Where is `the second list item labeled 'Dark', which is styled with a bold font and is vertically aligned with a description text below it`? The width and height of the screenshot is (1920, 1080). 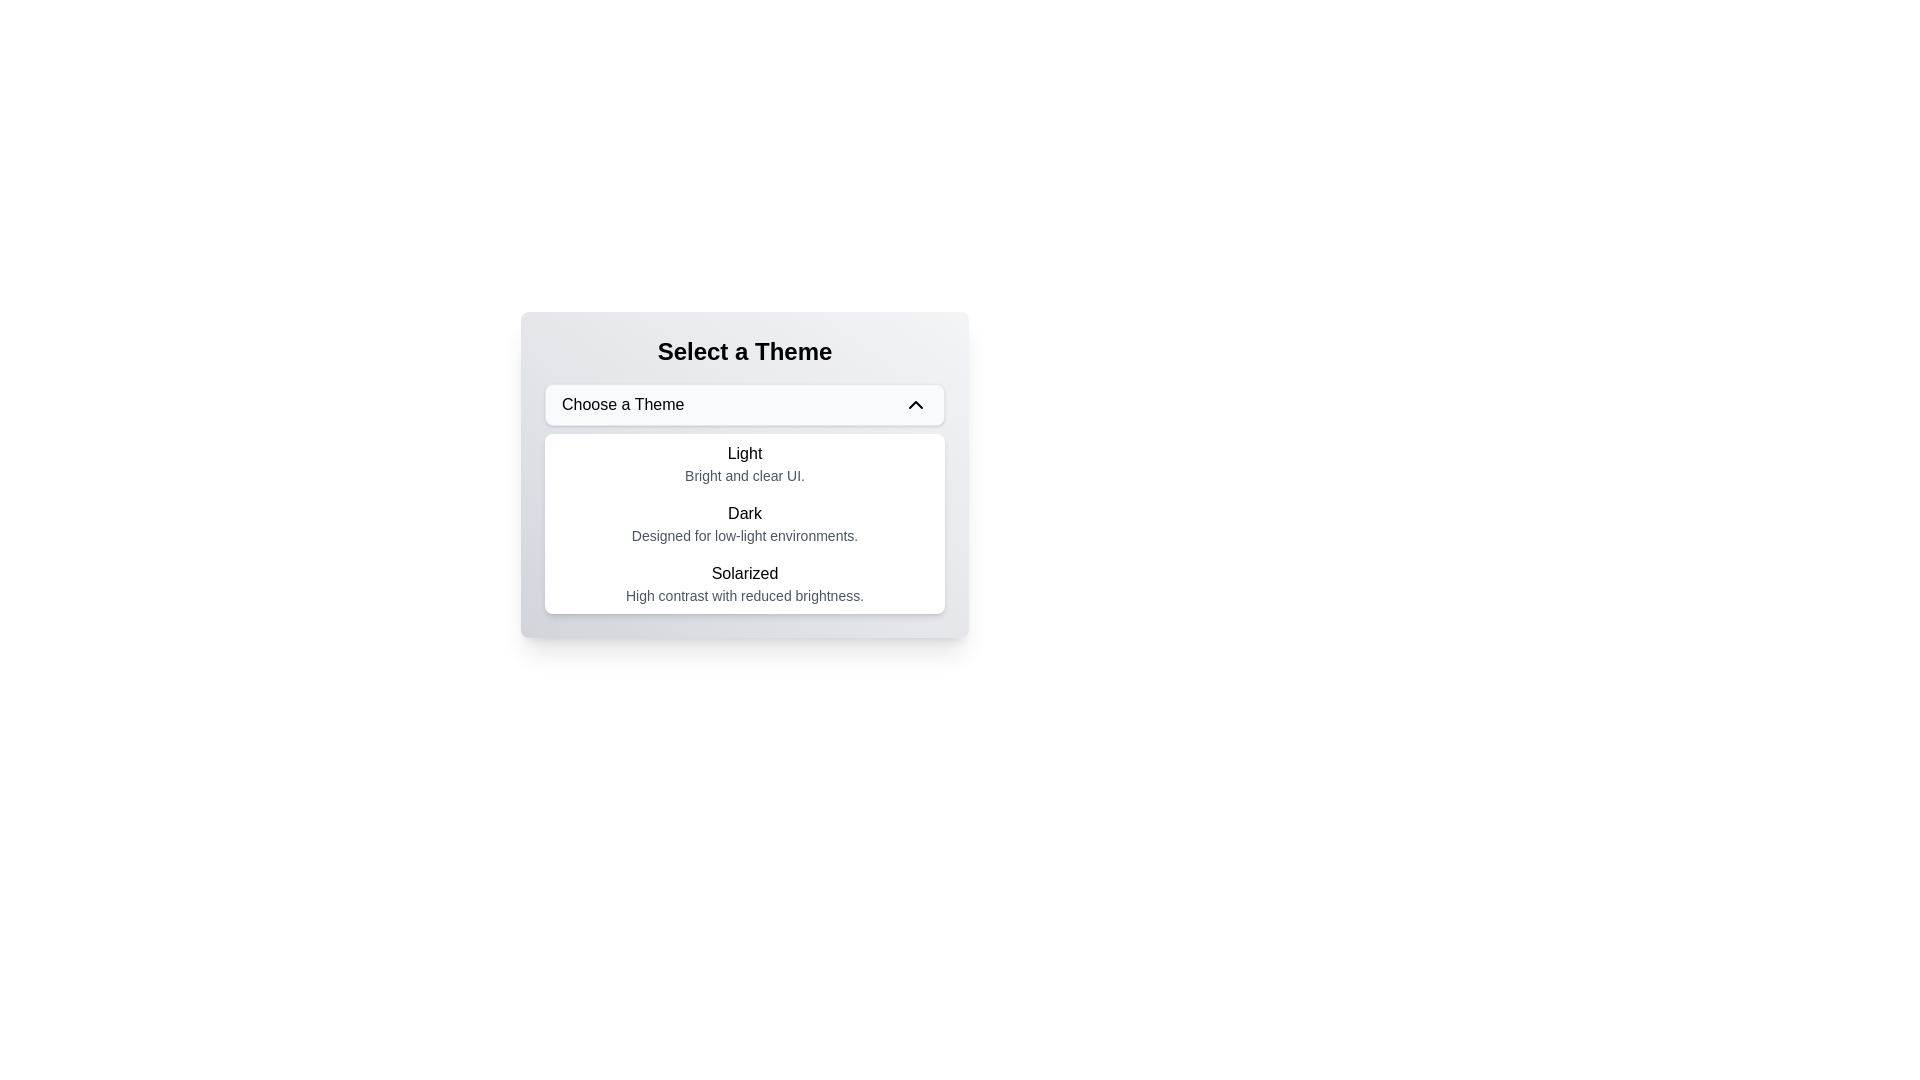
the second list item labeled 'Dark', which is styled with a bold font and is vertically aligned with a description text below it is located at coordinates (743, 523).